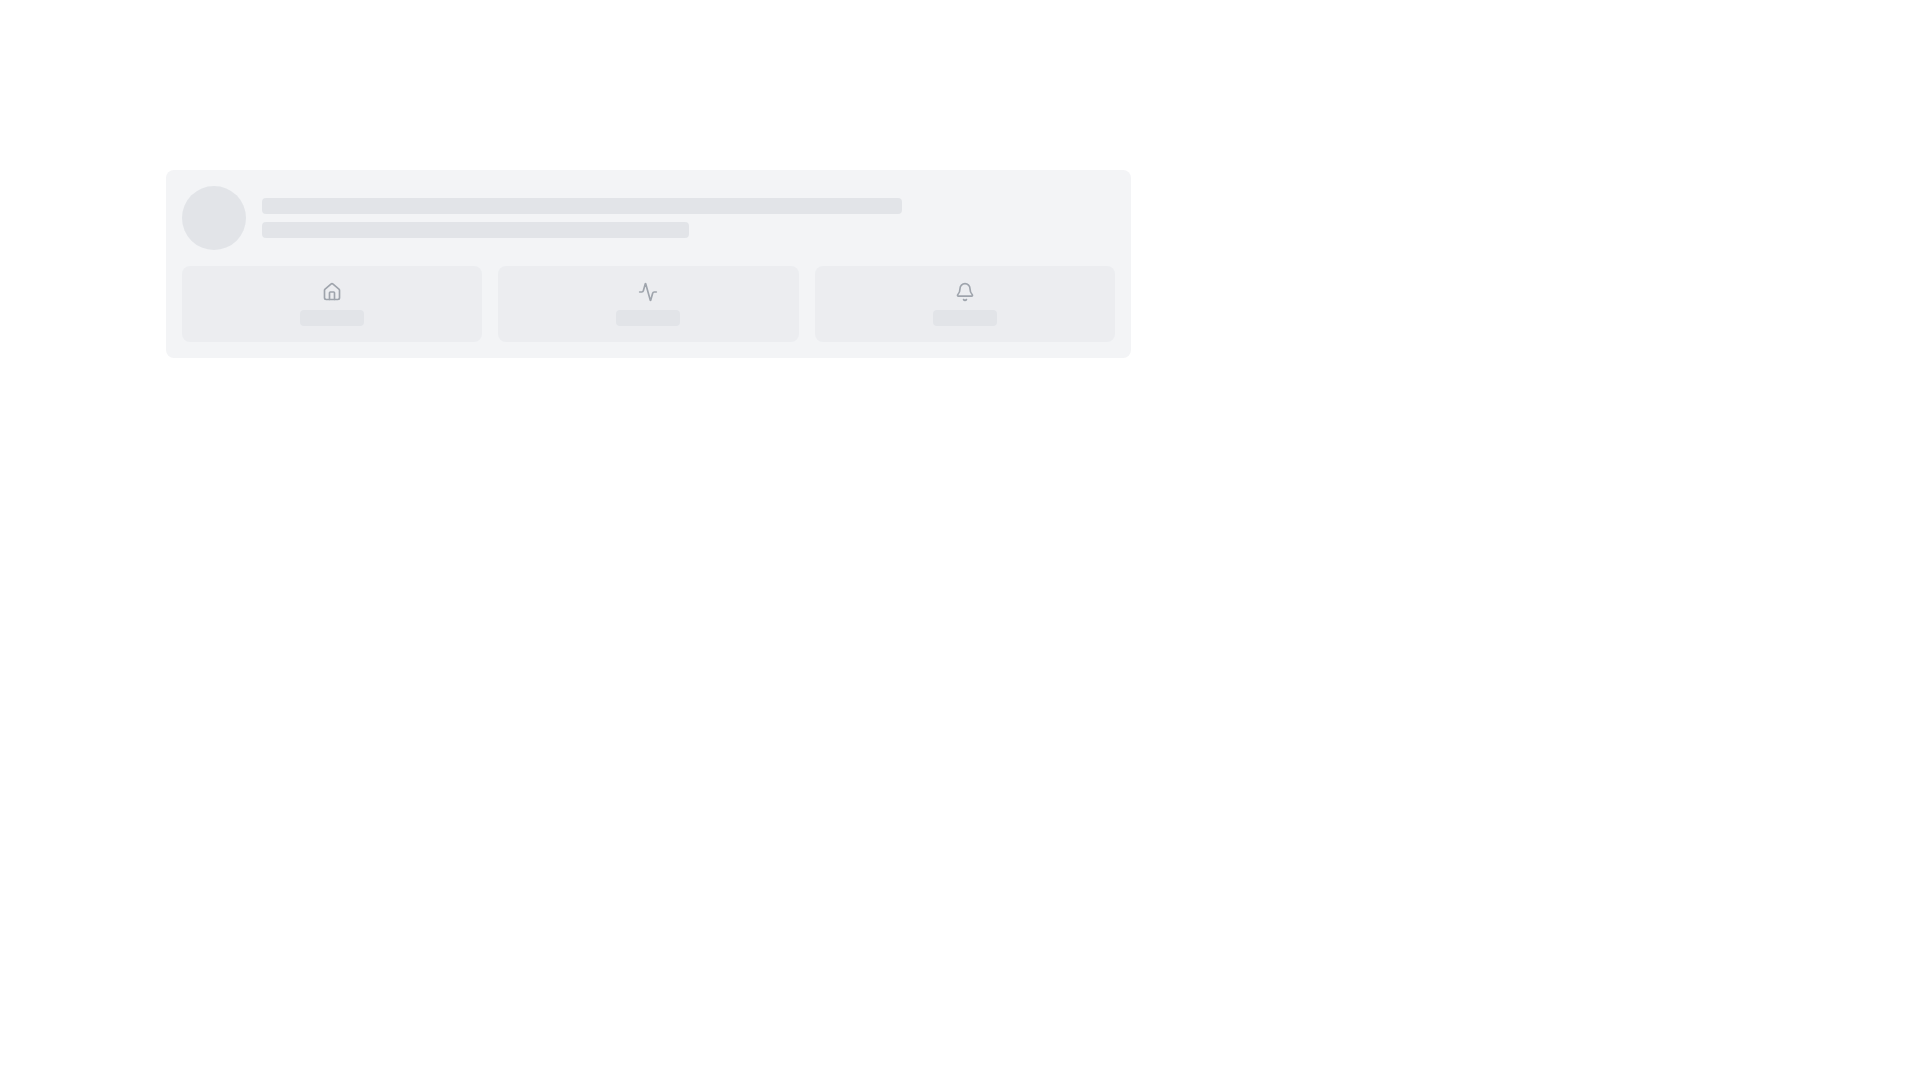  What do you see at coordinates (648, 292) in the screenshot?
I see `the zigzag line icon in the center section of the navigation bar, which represents activity or fluctuation` at bounding box center [648, 292].